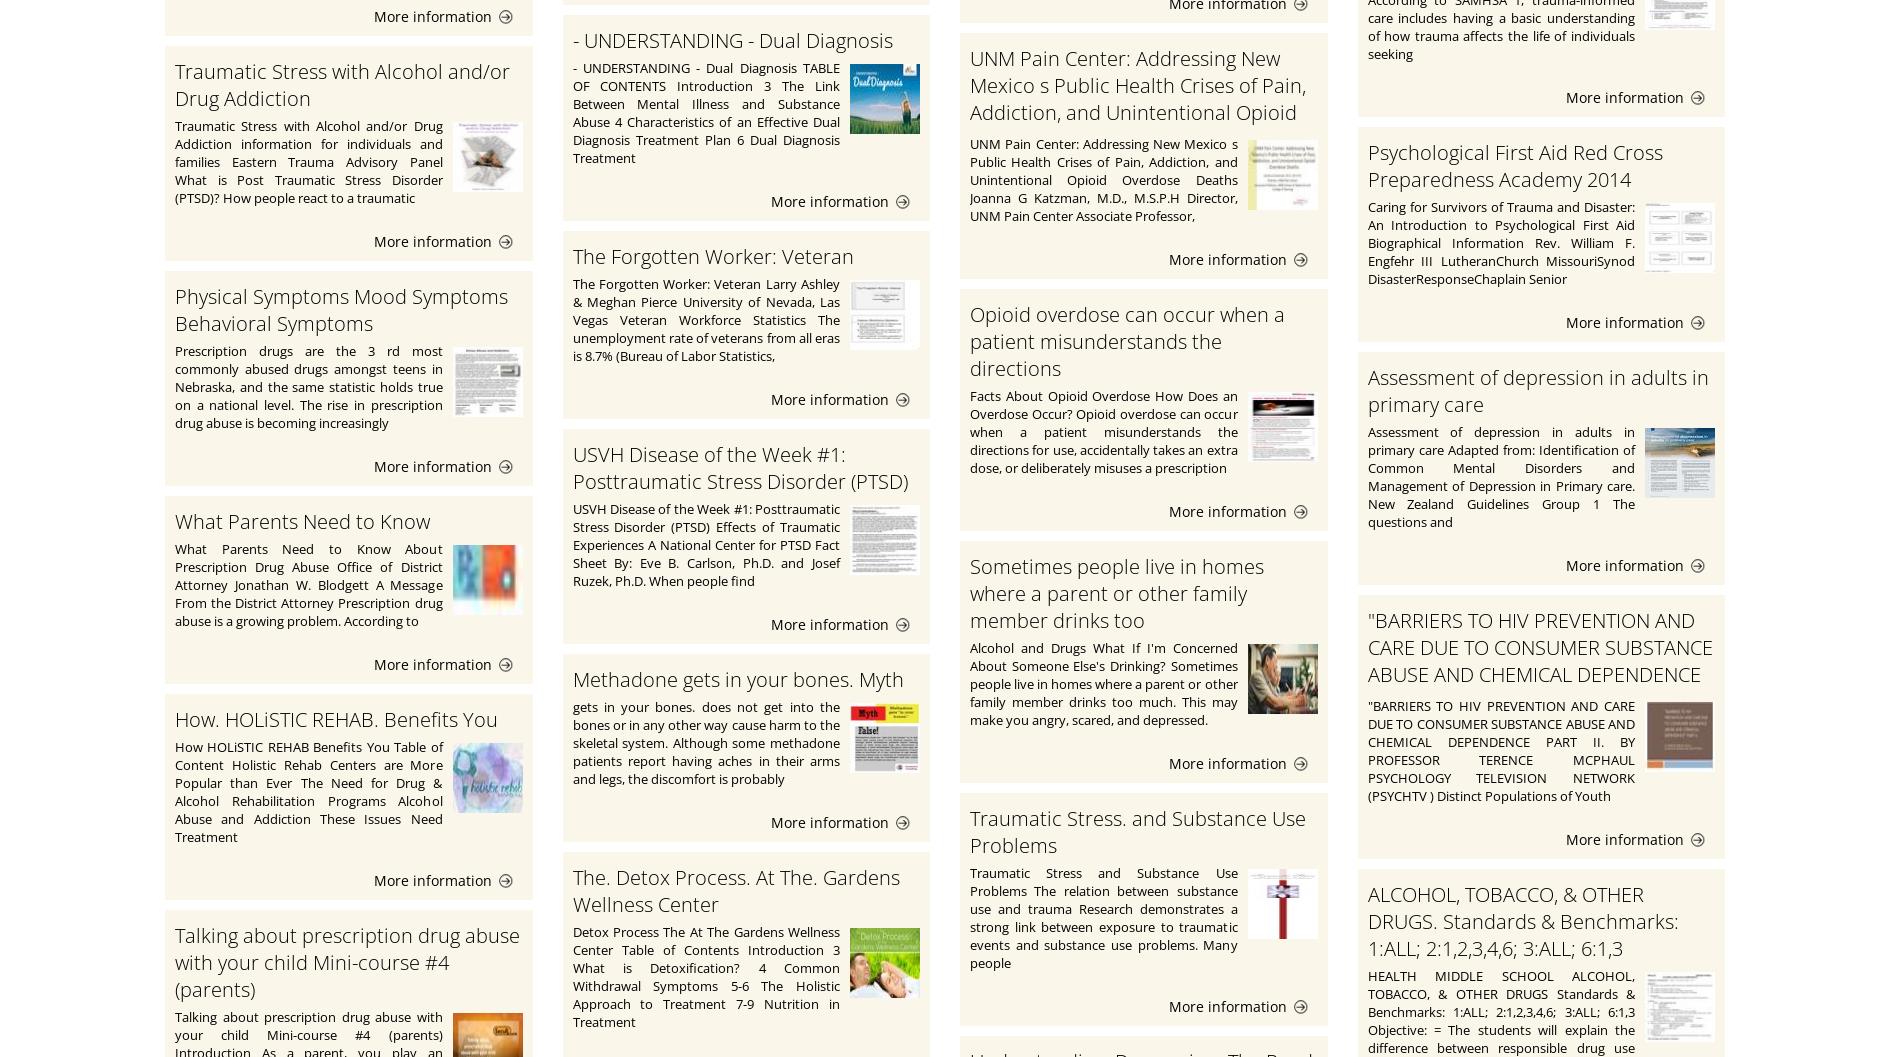 This screenshot has width=1900, height=1057. Describe the element at coordinates (731, 40) in the screenshot. I see `'- UNDERSTANDING - Dual Diagnosis'` at that location.